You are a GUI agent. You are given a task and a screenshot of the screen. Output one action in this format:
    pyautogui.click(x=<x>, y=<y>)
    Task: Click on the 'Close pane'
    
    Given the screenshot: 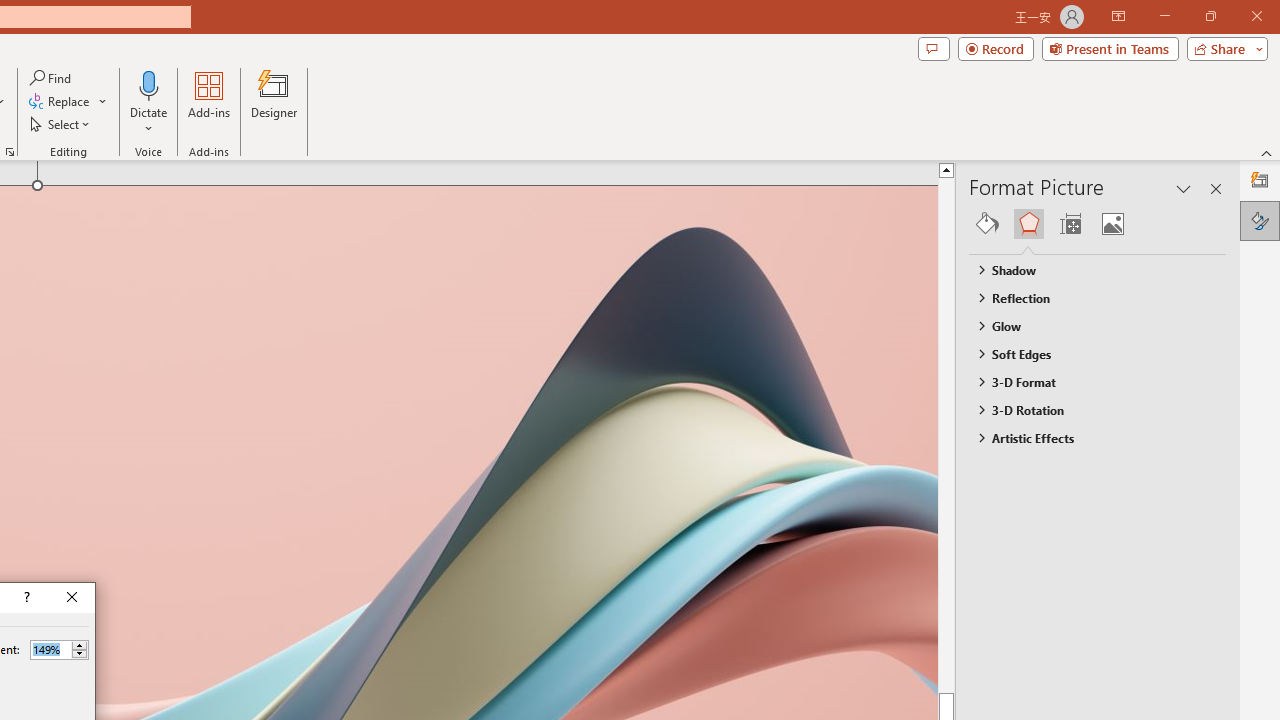 What is the action you would take?
    pyautogui.click(x=1215, y=189)
    